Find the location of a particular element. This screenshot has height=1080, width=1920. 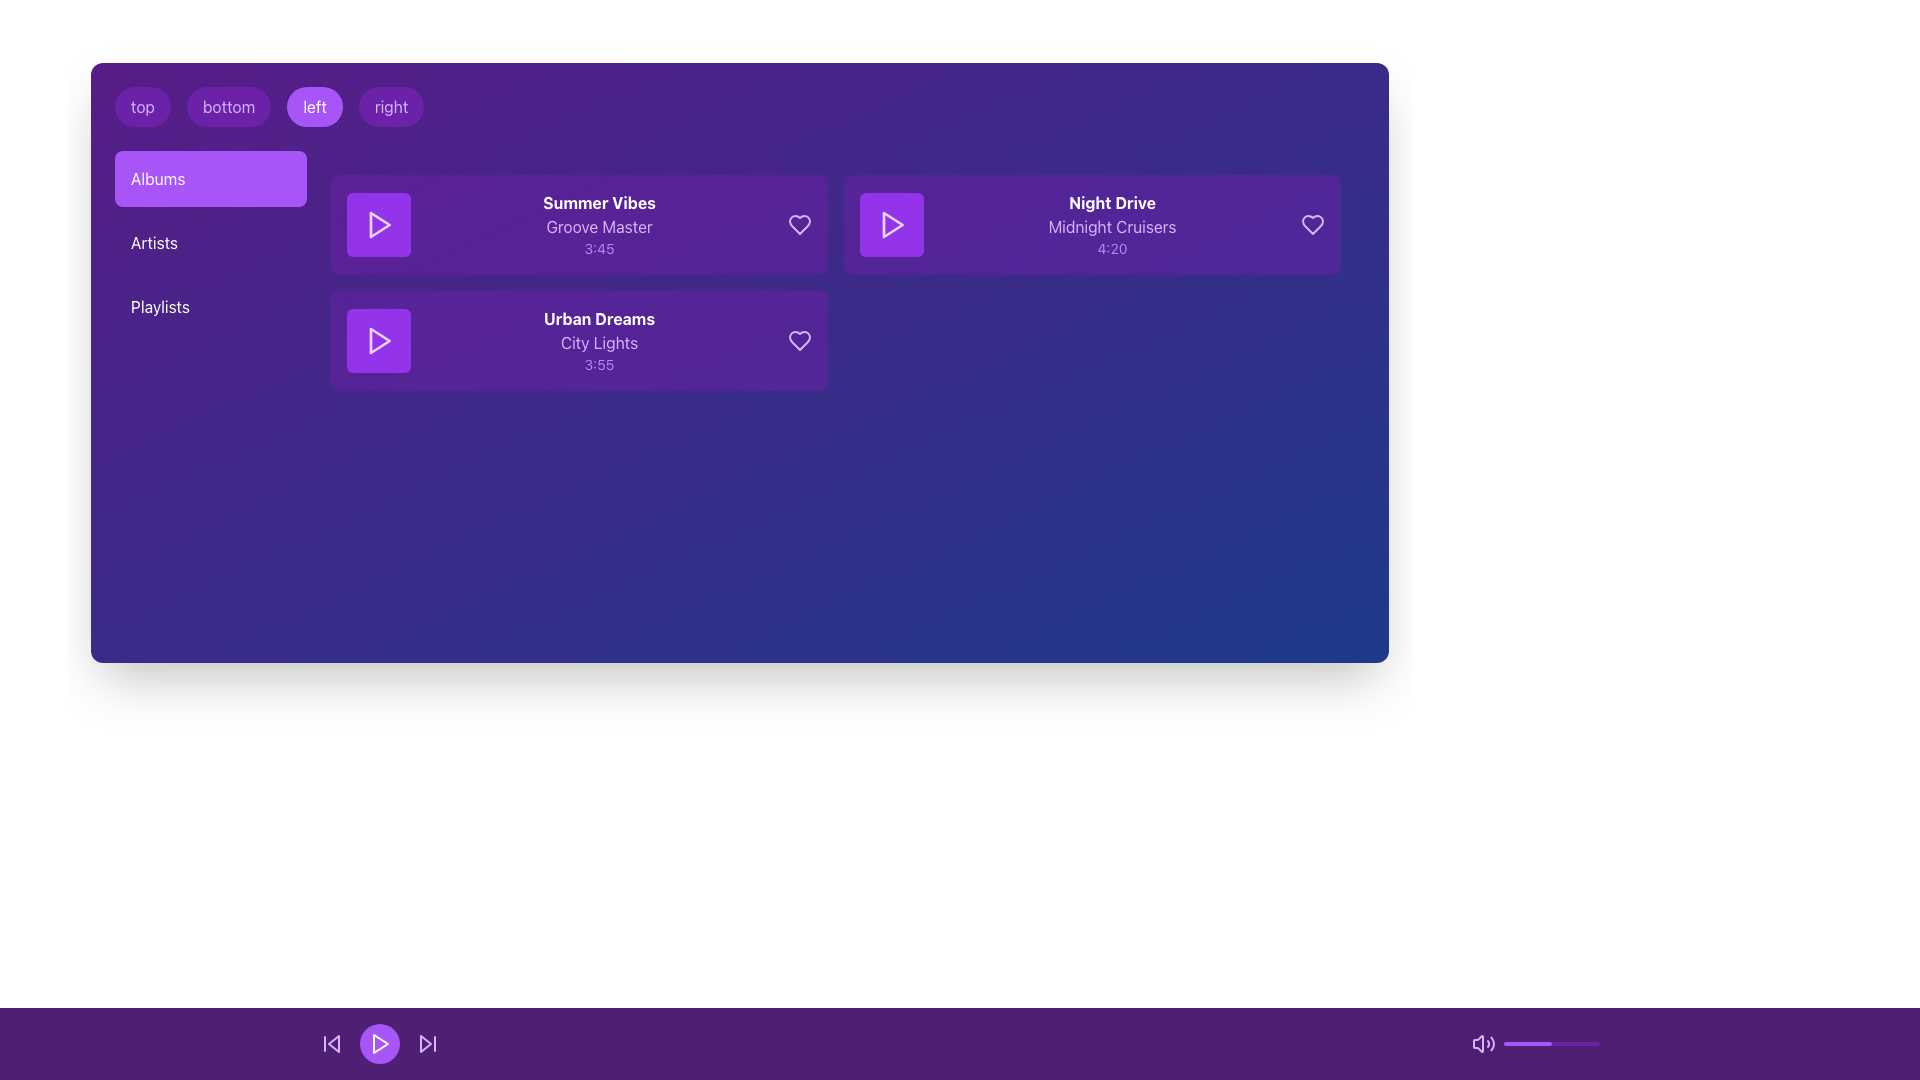

the heart icon next to the 'Groove Master' song listing is located at coordinates (800, 224).